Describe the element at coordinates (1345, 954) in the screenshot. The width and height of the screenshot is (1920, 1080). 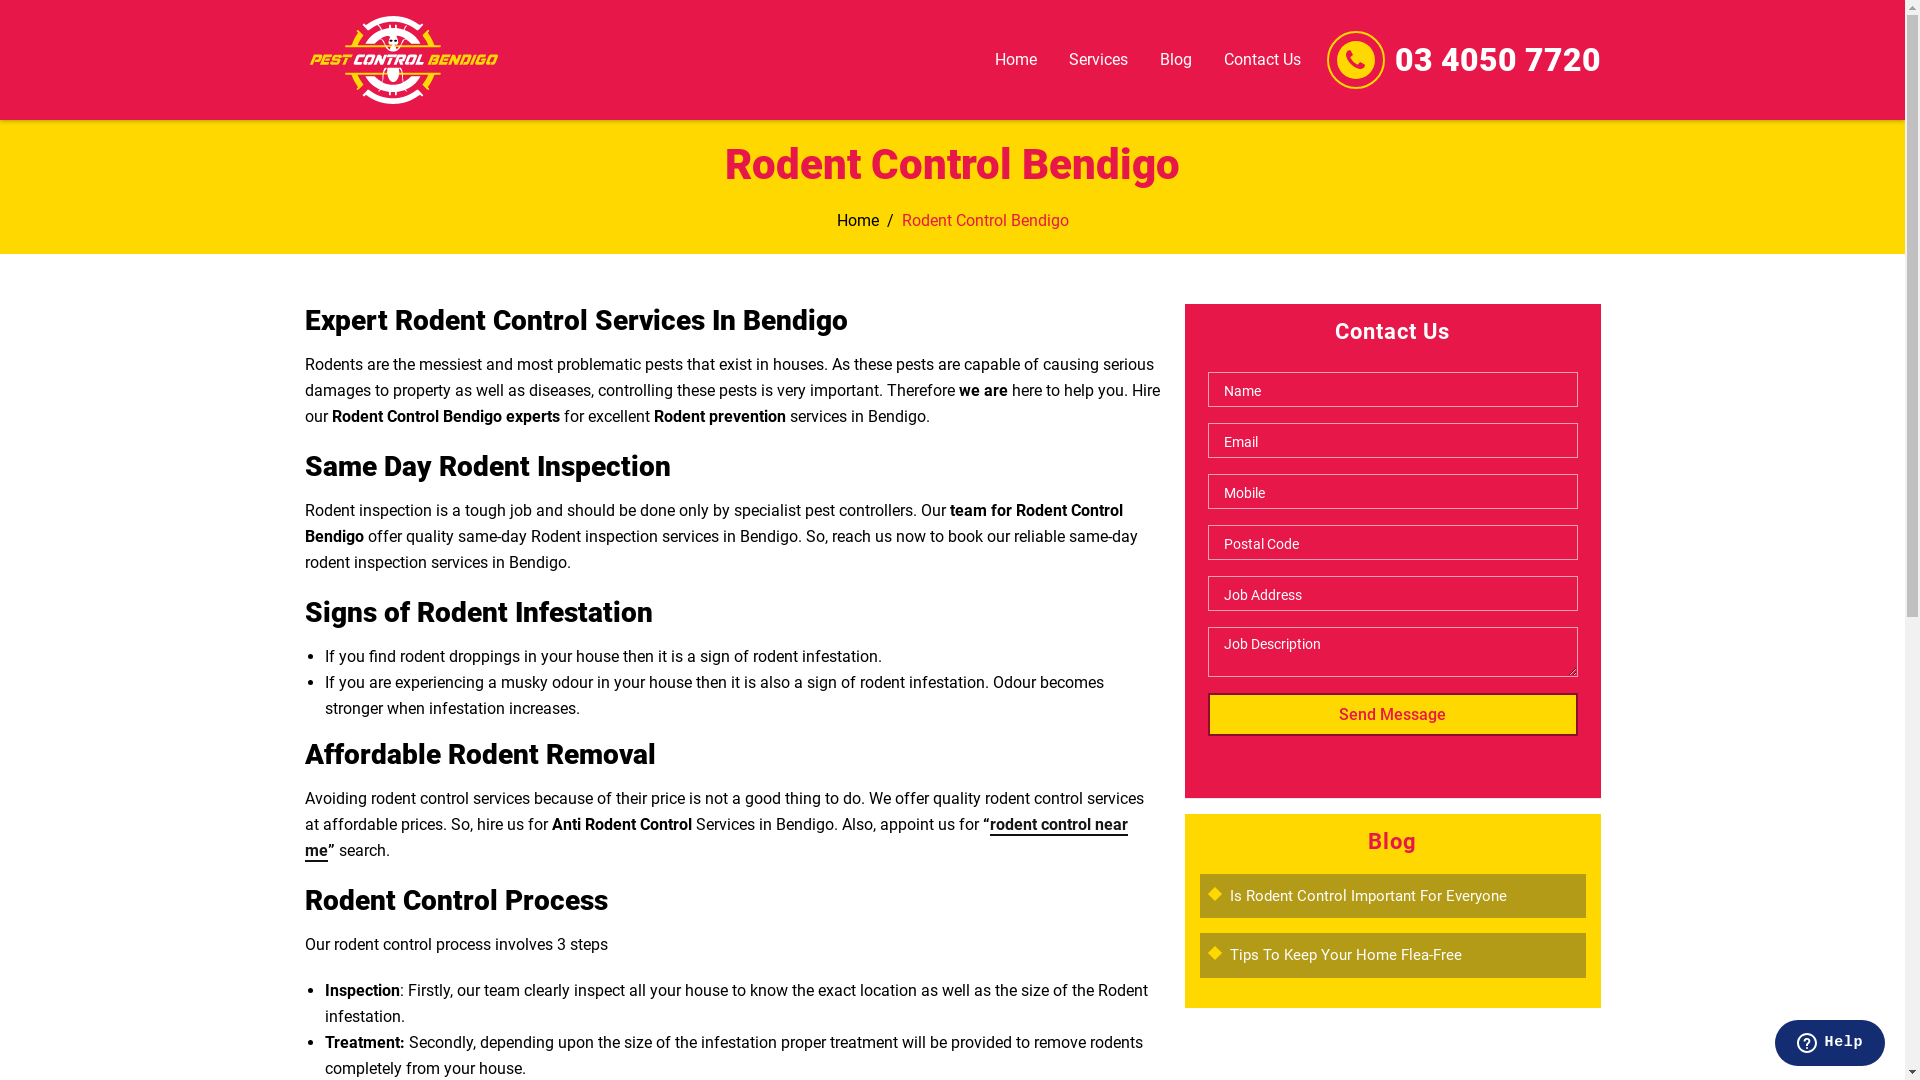
I see `'Tips To Keep Your Home Flea-Free'` at that location.